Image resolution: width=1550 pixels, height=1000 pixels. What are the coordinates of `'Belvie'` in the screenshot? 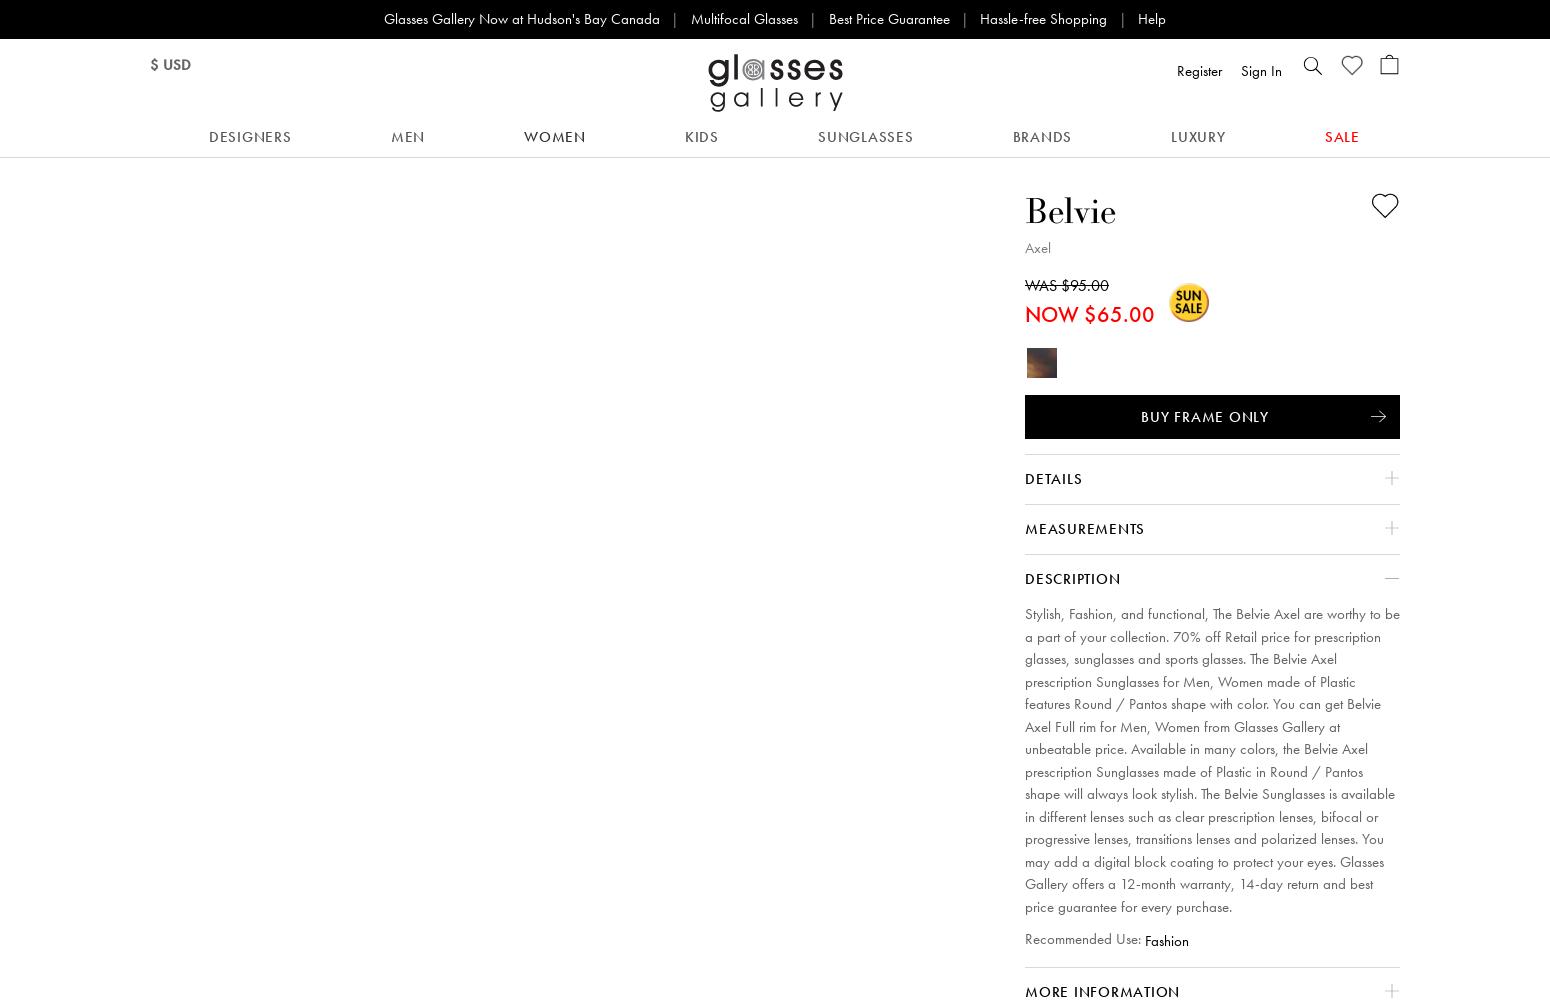 It's located at (1070, 209).